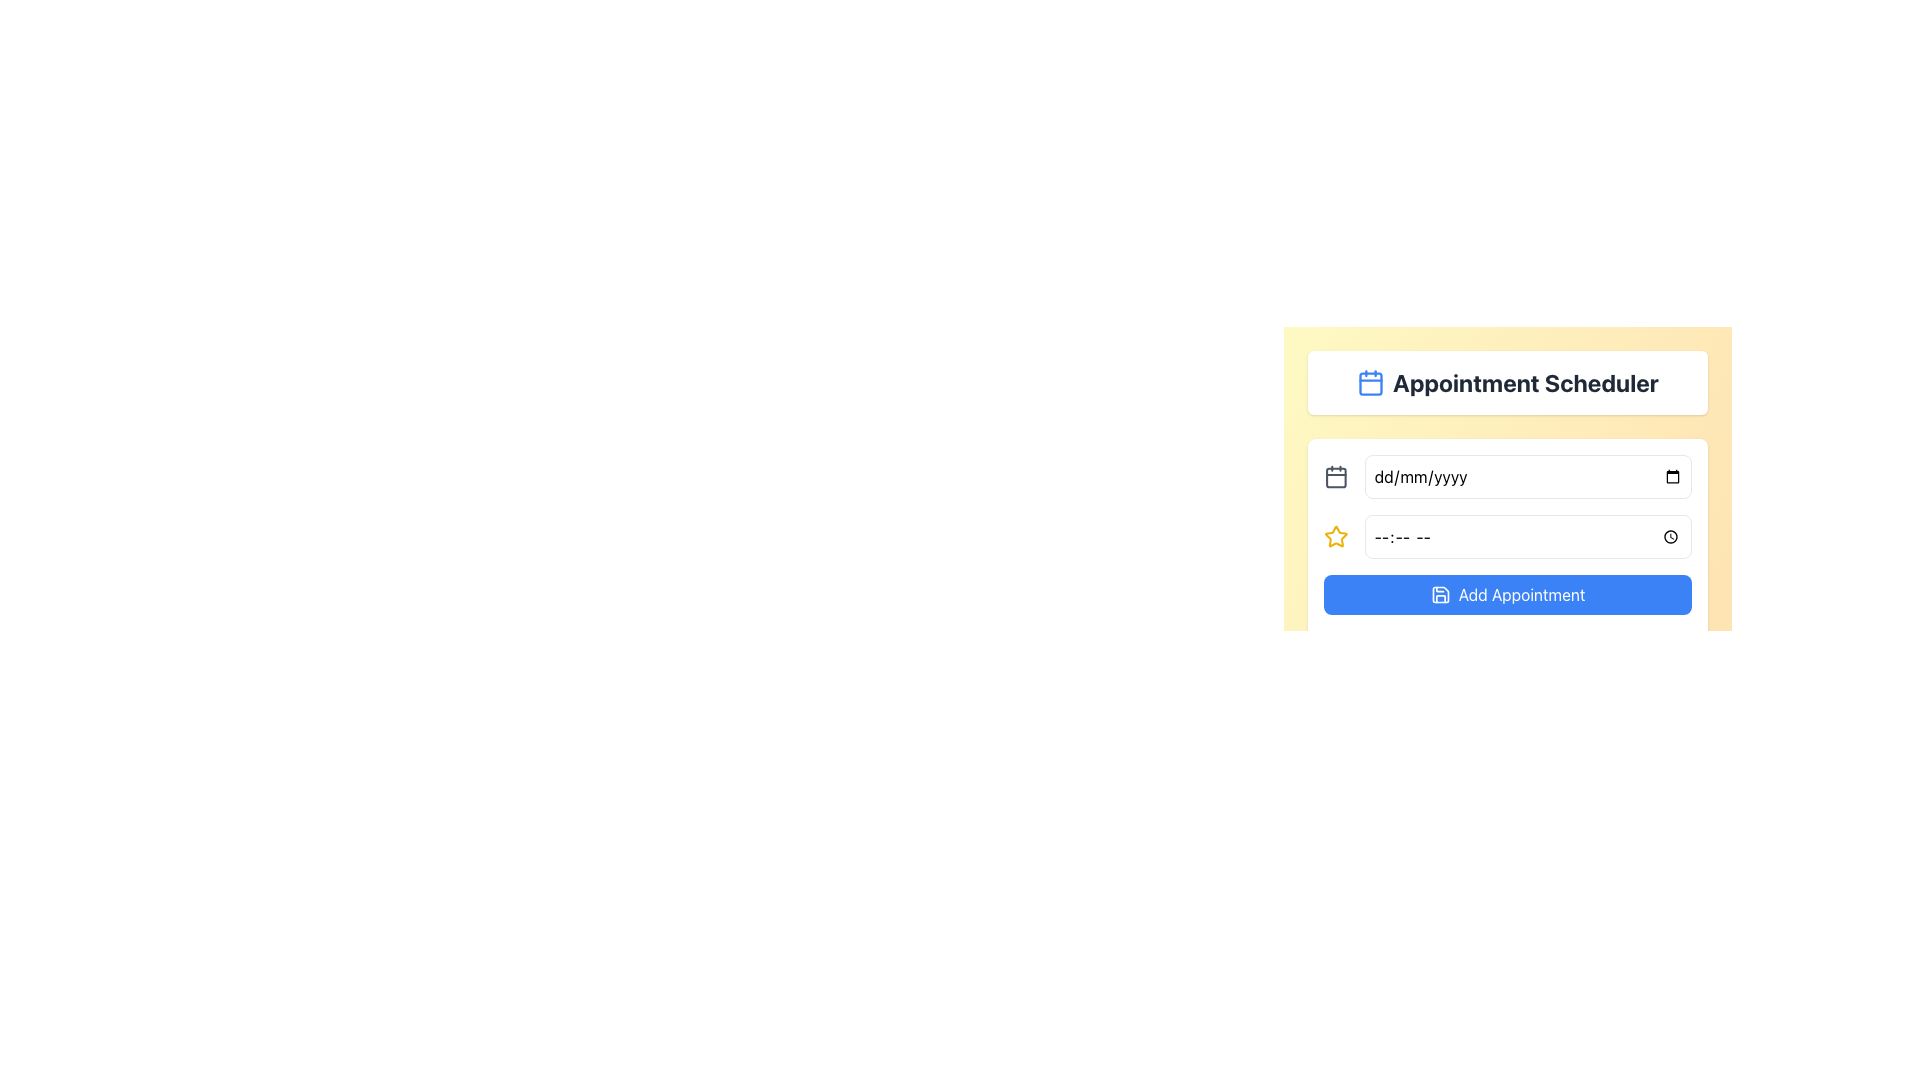 This screenshot has height=1080, width=1920. What do you see at coordinates (1507, 593) in the screenshot?
I see `the blue 'Add Appointment' button with rounded corners located at the bottom of the 'Appointment Scheduler' form` at bounding box center [1507, 593].